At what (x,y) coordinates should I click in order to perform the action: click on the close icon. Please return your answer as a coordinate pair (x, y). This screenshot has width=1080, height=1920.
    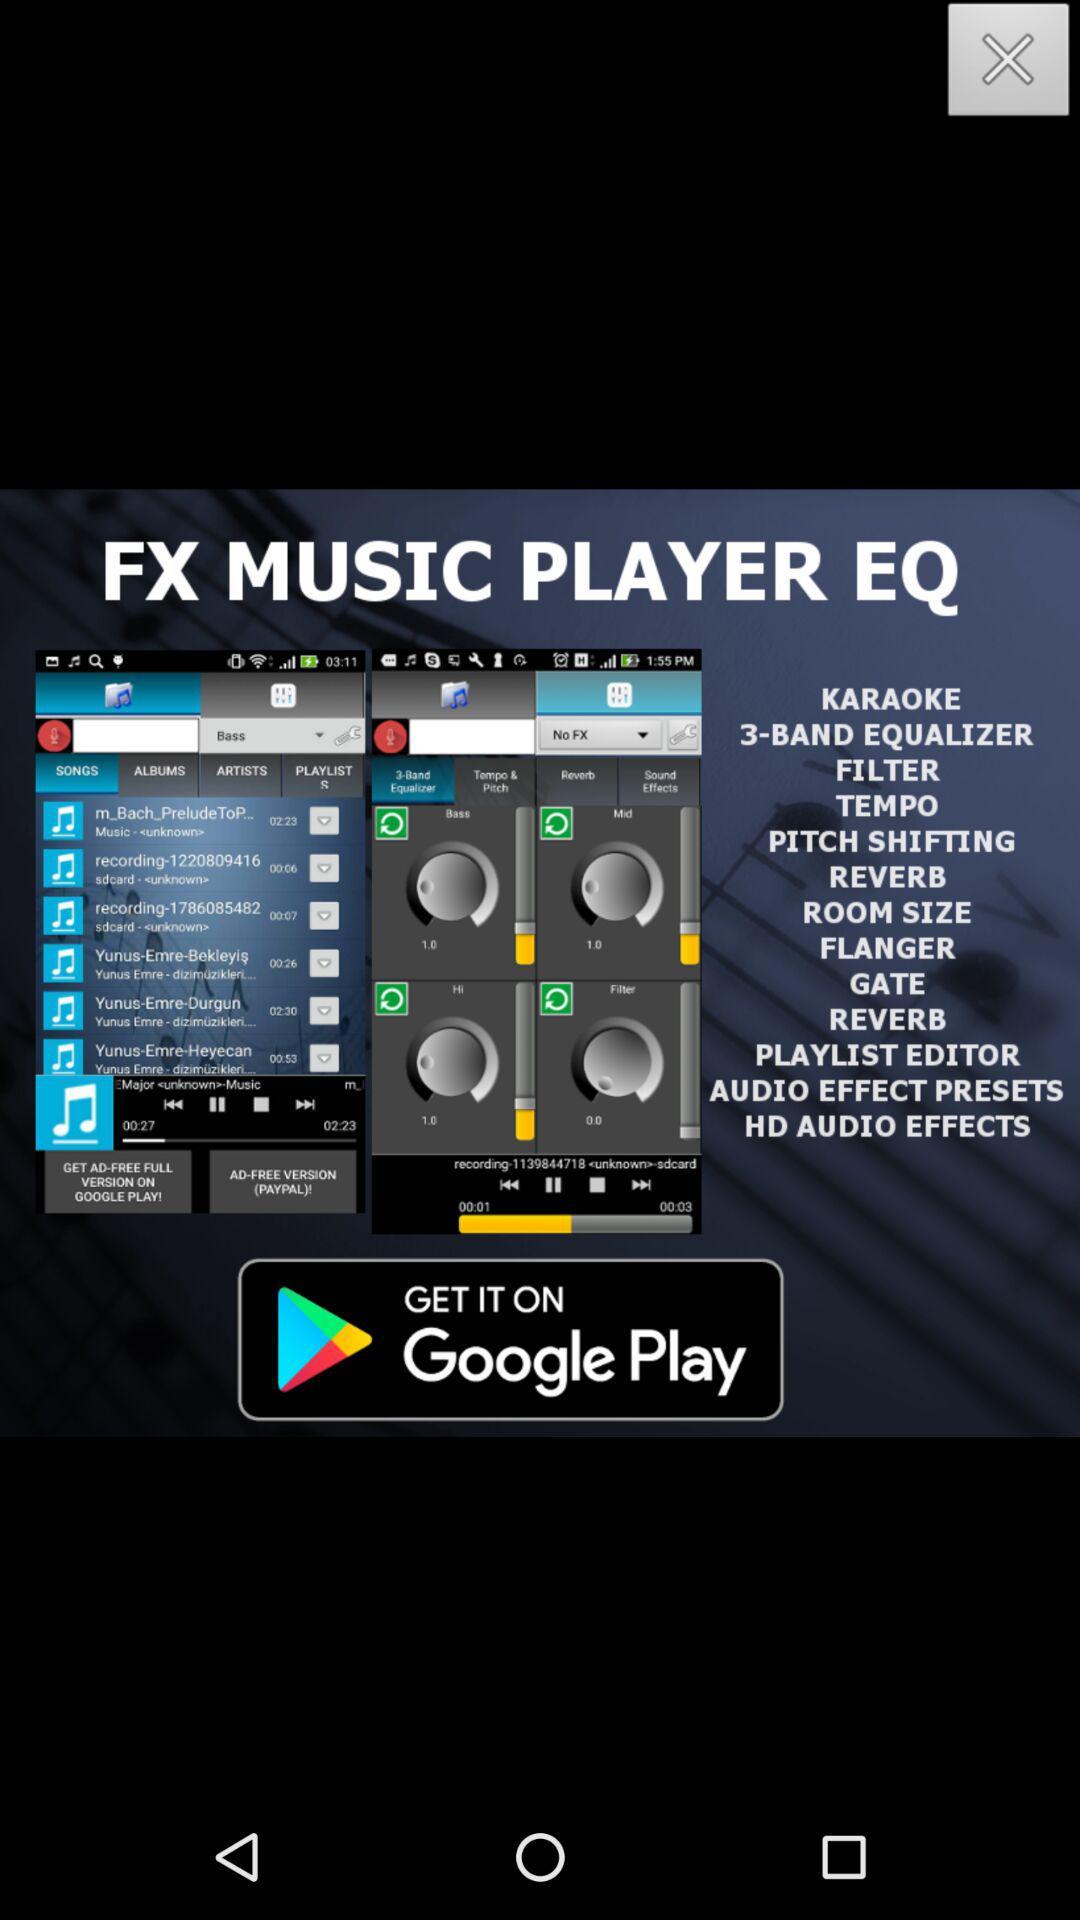
    Looking at the image, I should click on (1009, 70).